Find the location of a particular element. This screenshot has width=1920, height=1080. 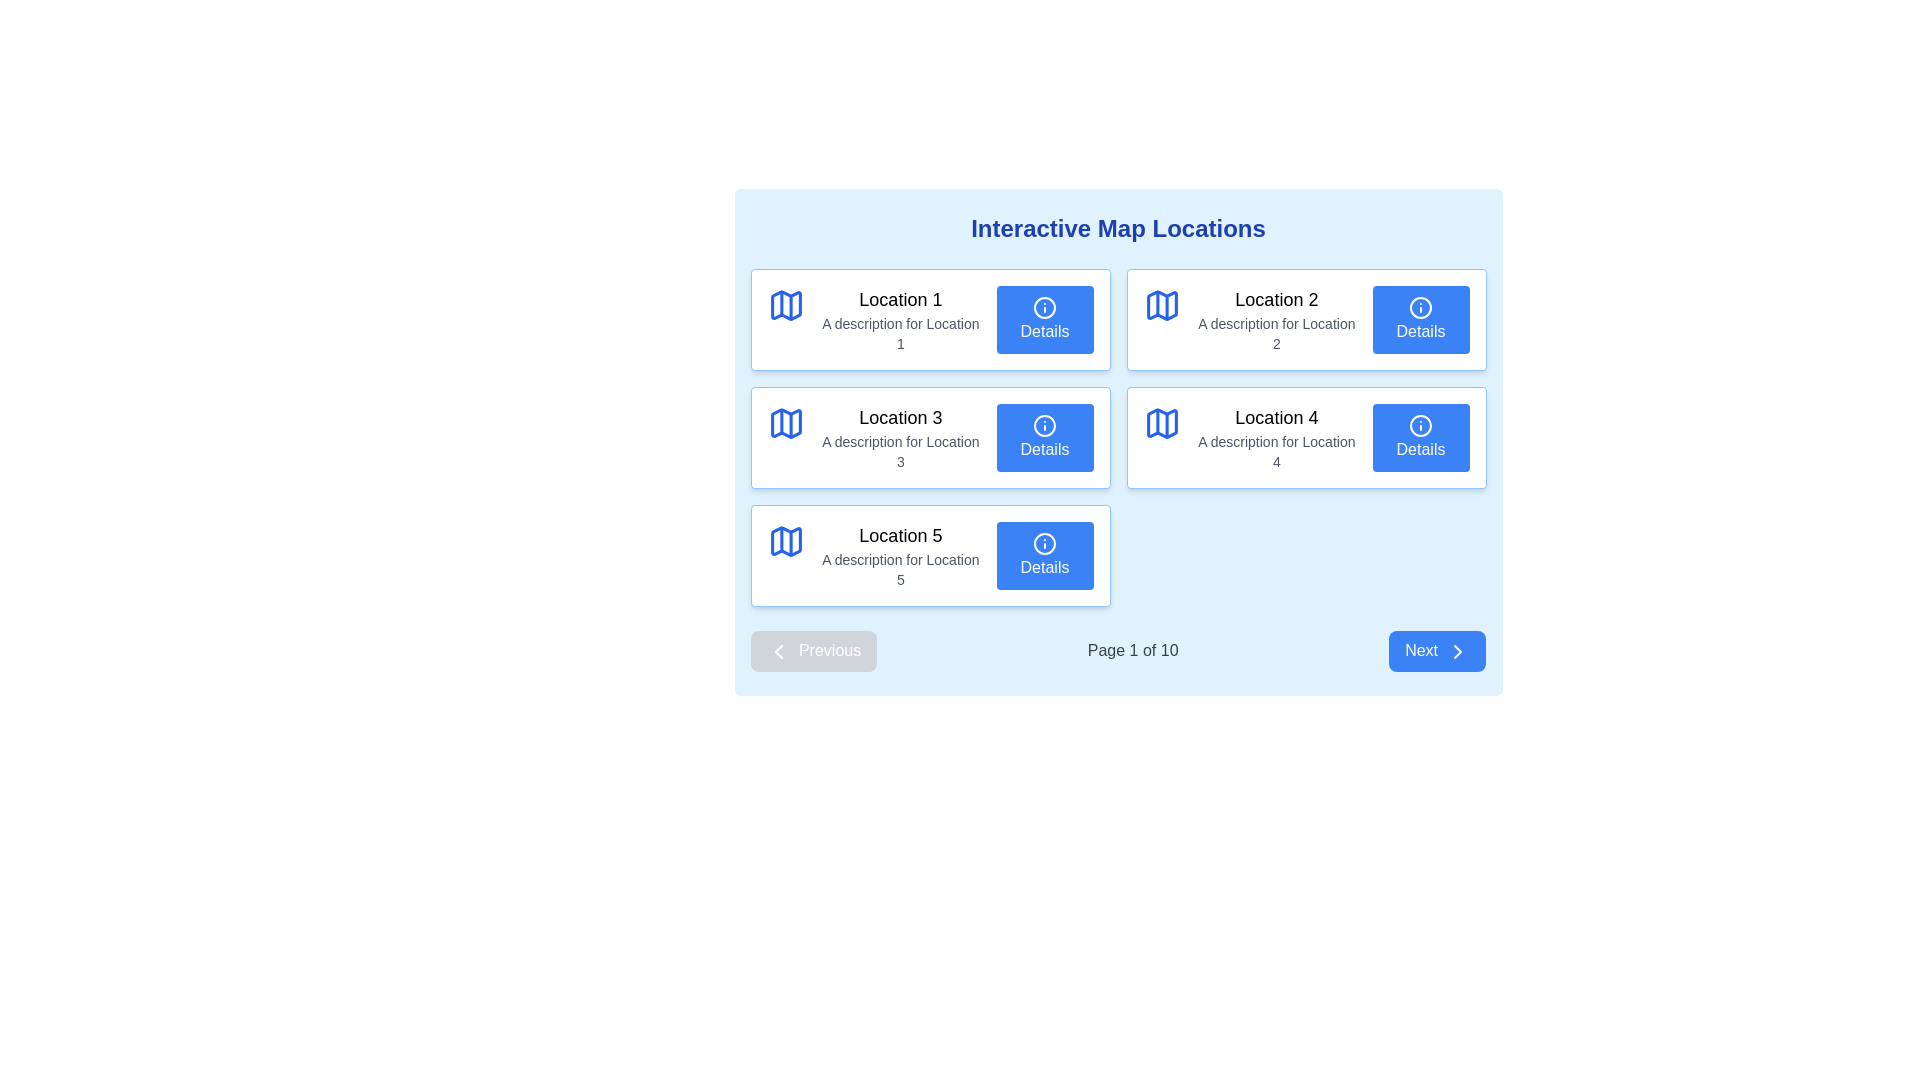

smaller, gray text that states 'A description for Location 5', which is located directly below the larger text 'Location 5' in the lower-left corner of the interface is located at coordinates (899, 570).